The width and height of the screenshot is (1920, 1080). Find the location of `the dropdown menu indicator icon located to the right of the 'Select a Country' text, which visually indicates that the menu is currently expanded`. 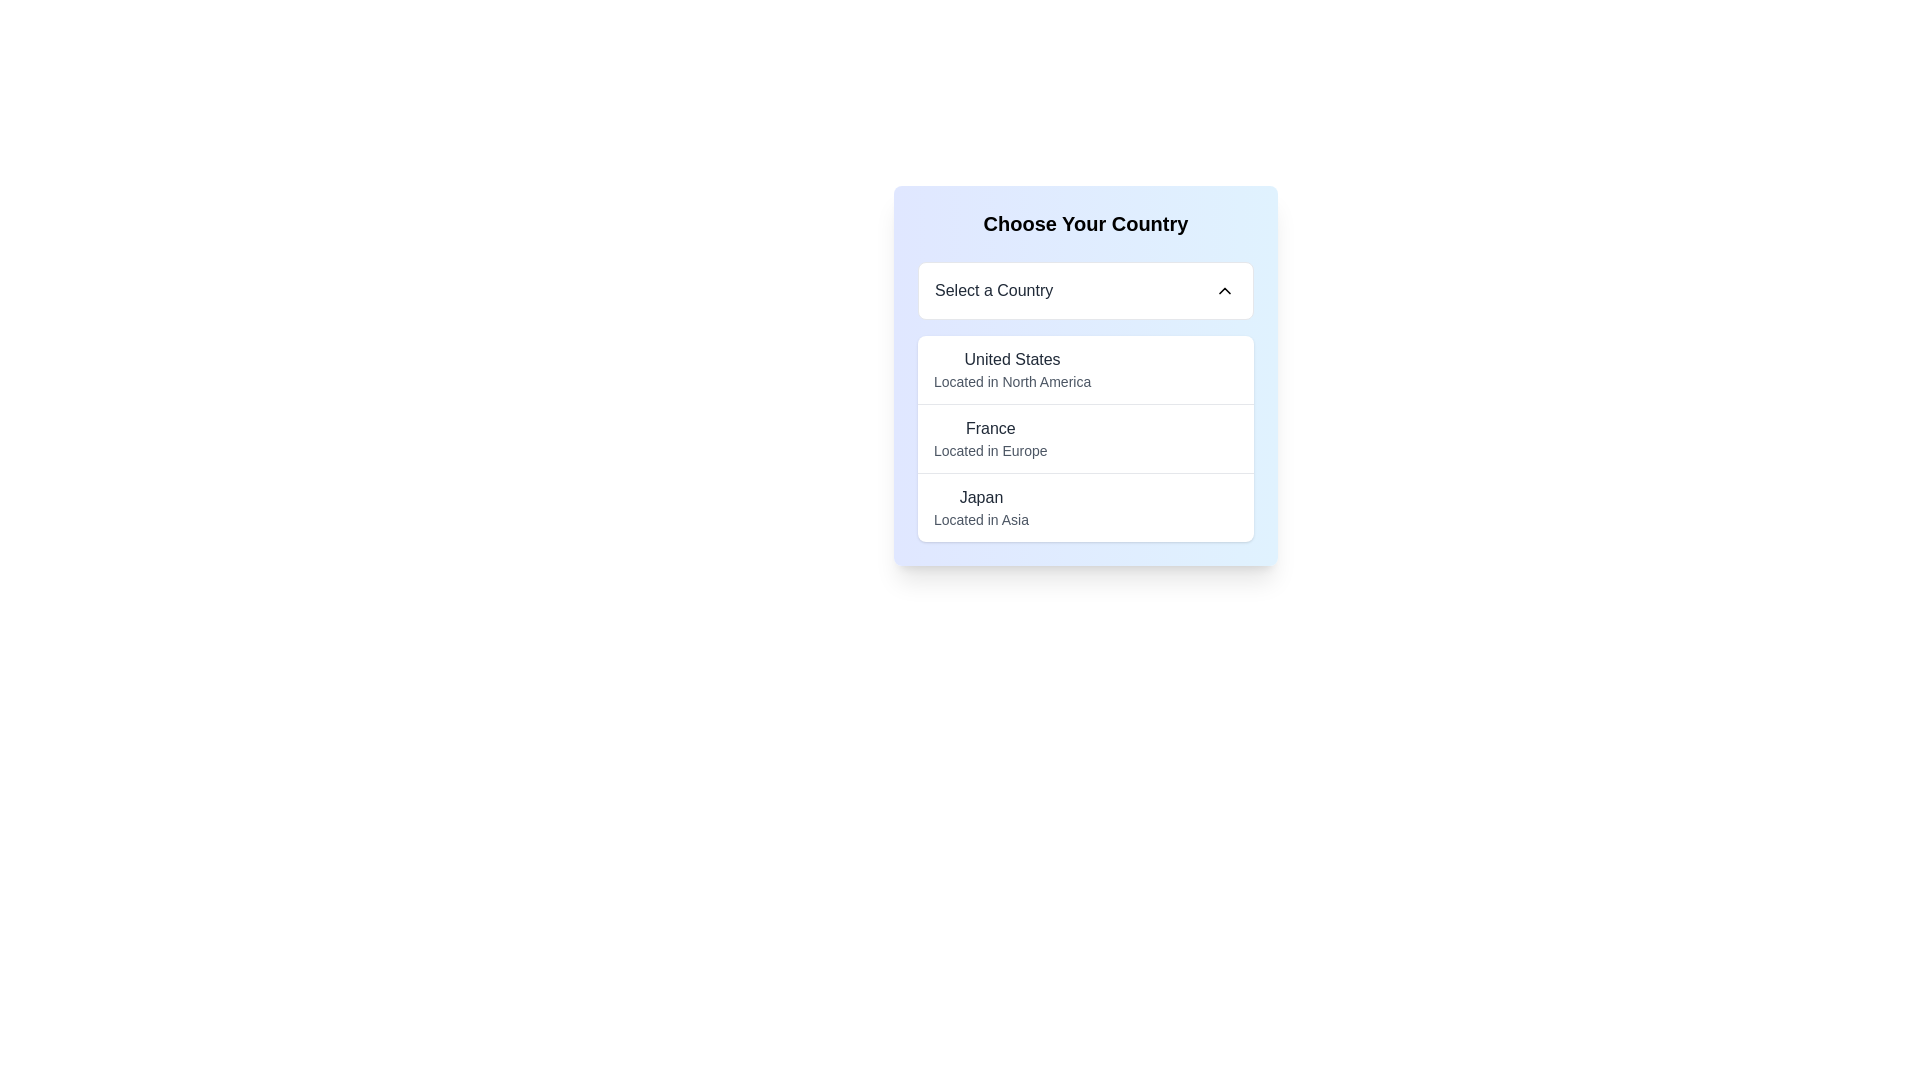

the dropdown menu indicator icon located to the right of the 'Select a Country' text, which visually indicates that the menu is currently expanded is located at coordinates (1223, 290).